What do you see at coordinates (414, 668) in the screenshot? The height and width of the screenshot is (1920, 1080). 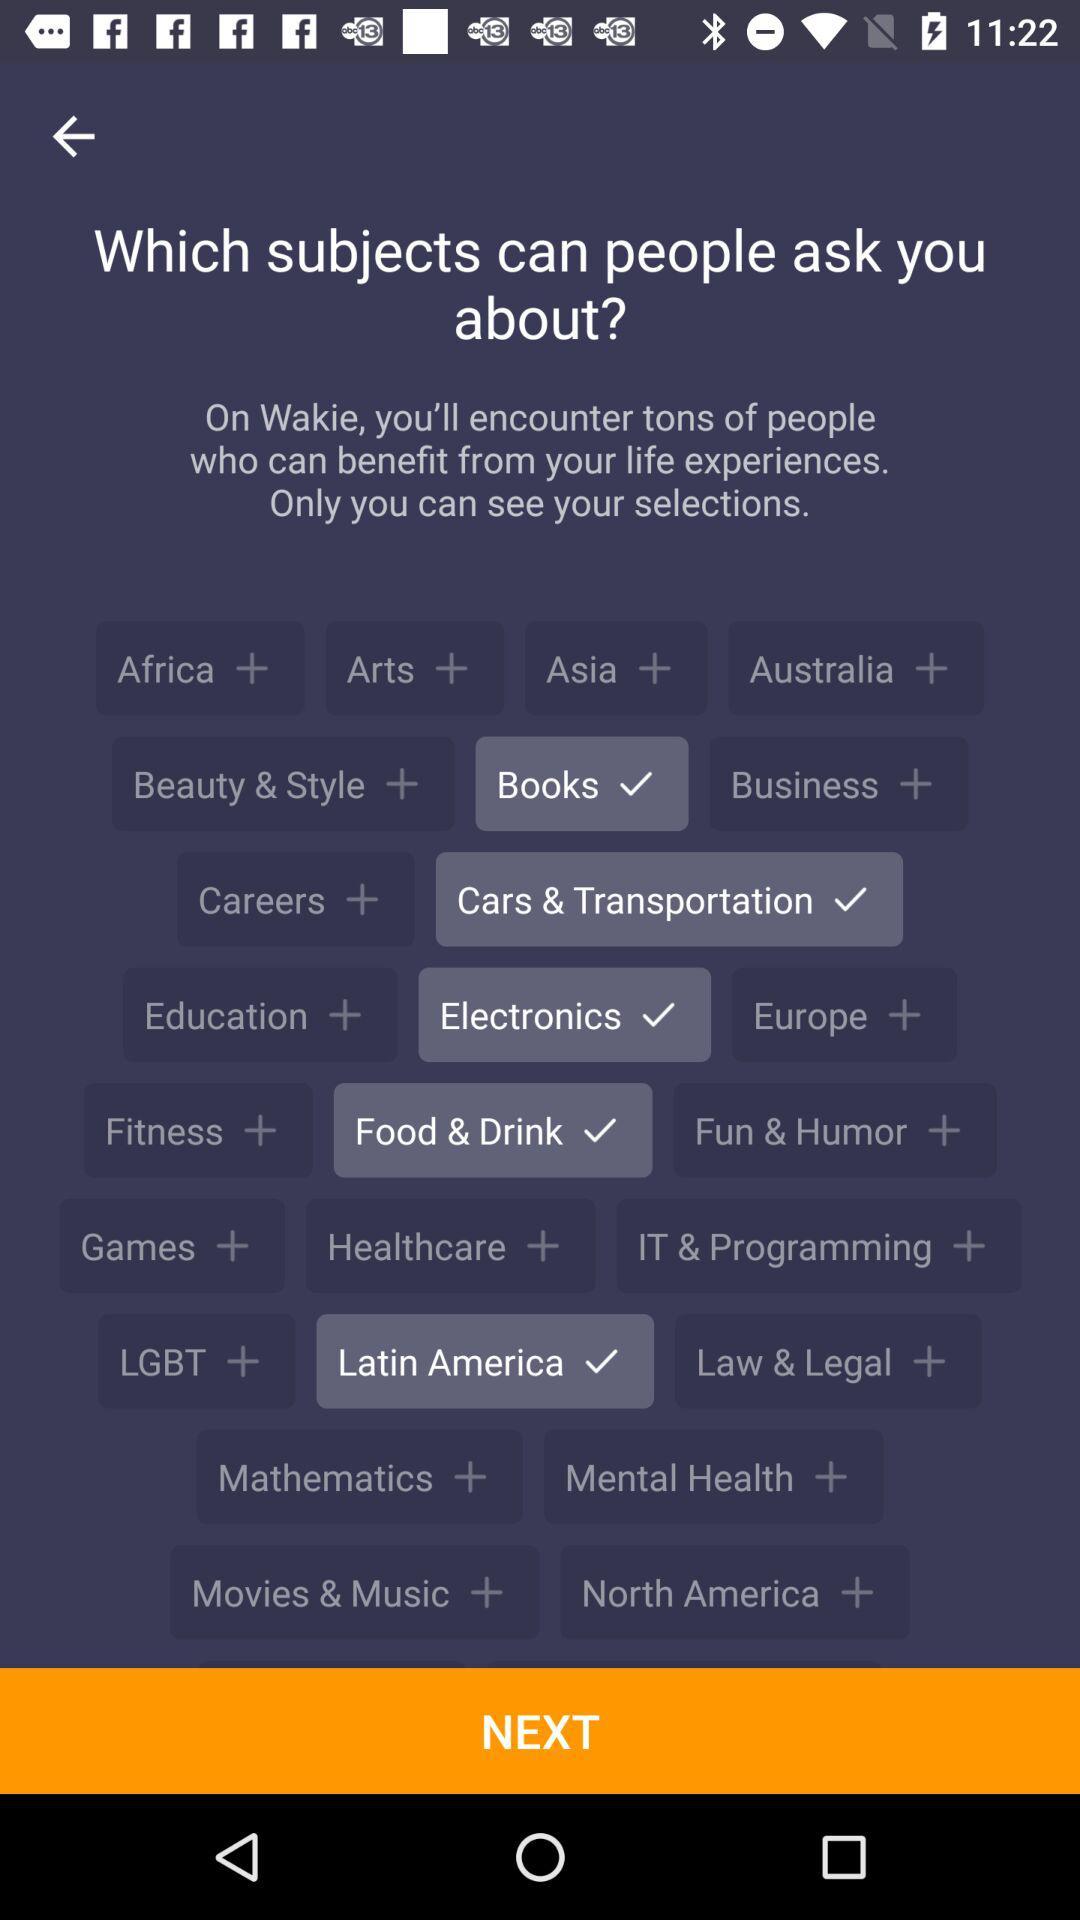 I see `the button next to africa` at bounding box center [414, 668].